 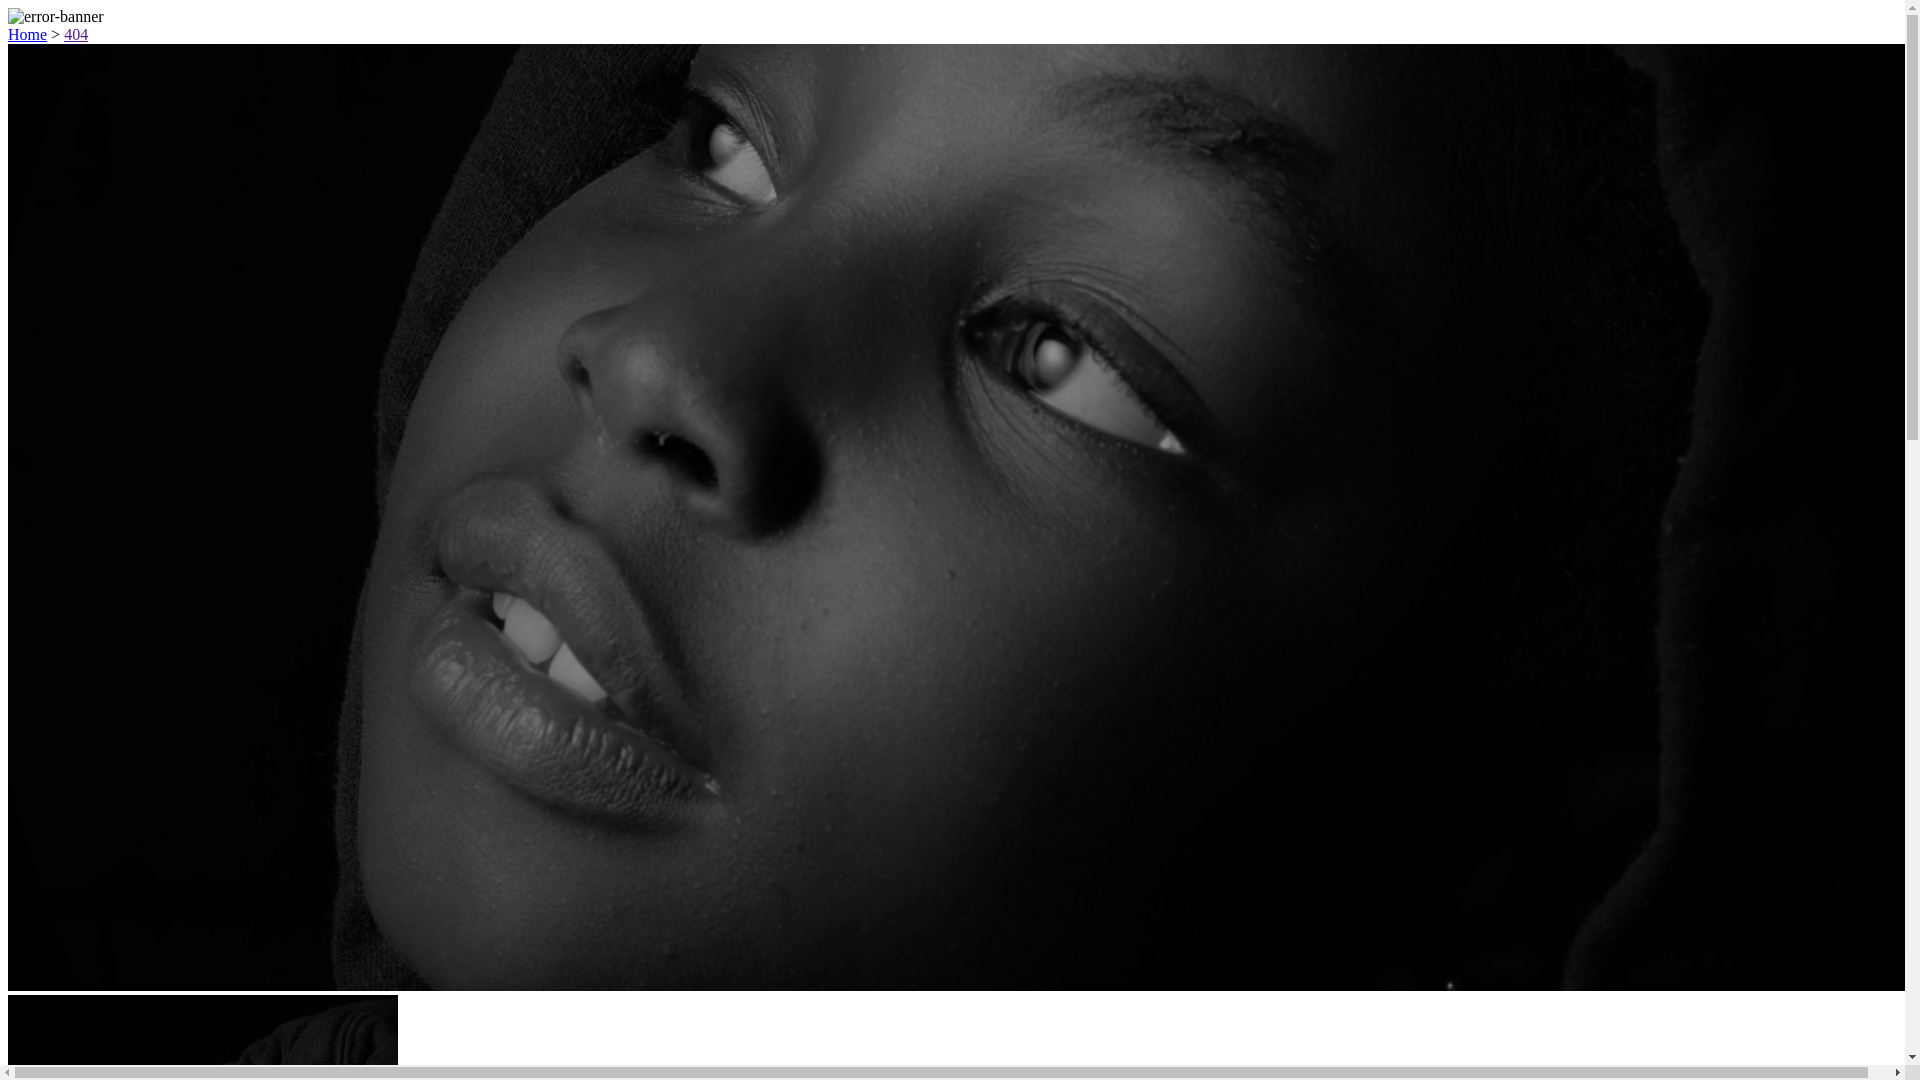 I want to click on 'Home', so click(x=27, y=34).